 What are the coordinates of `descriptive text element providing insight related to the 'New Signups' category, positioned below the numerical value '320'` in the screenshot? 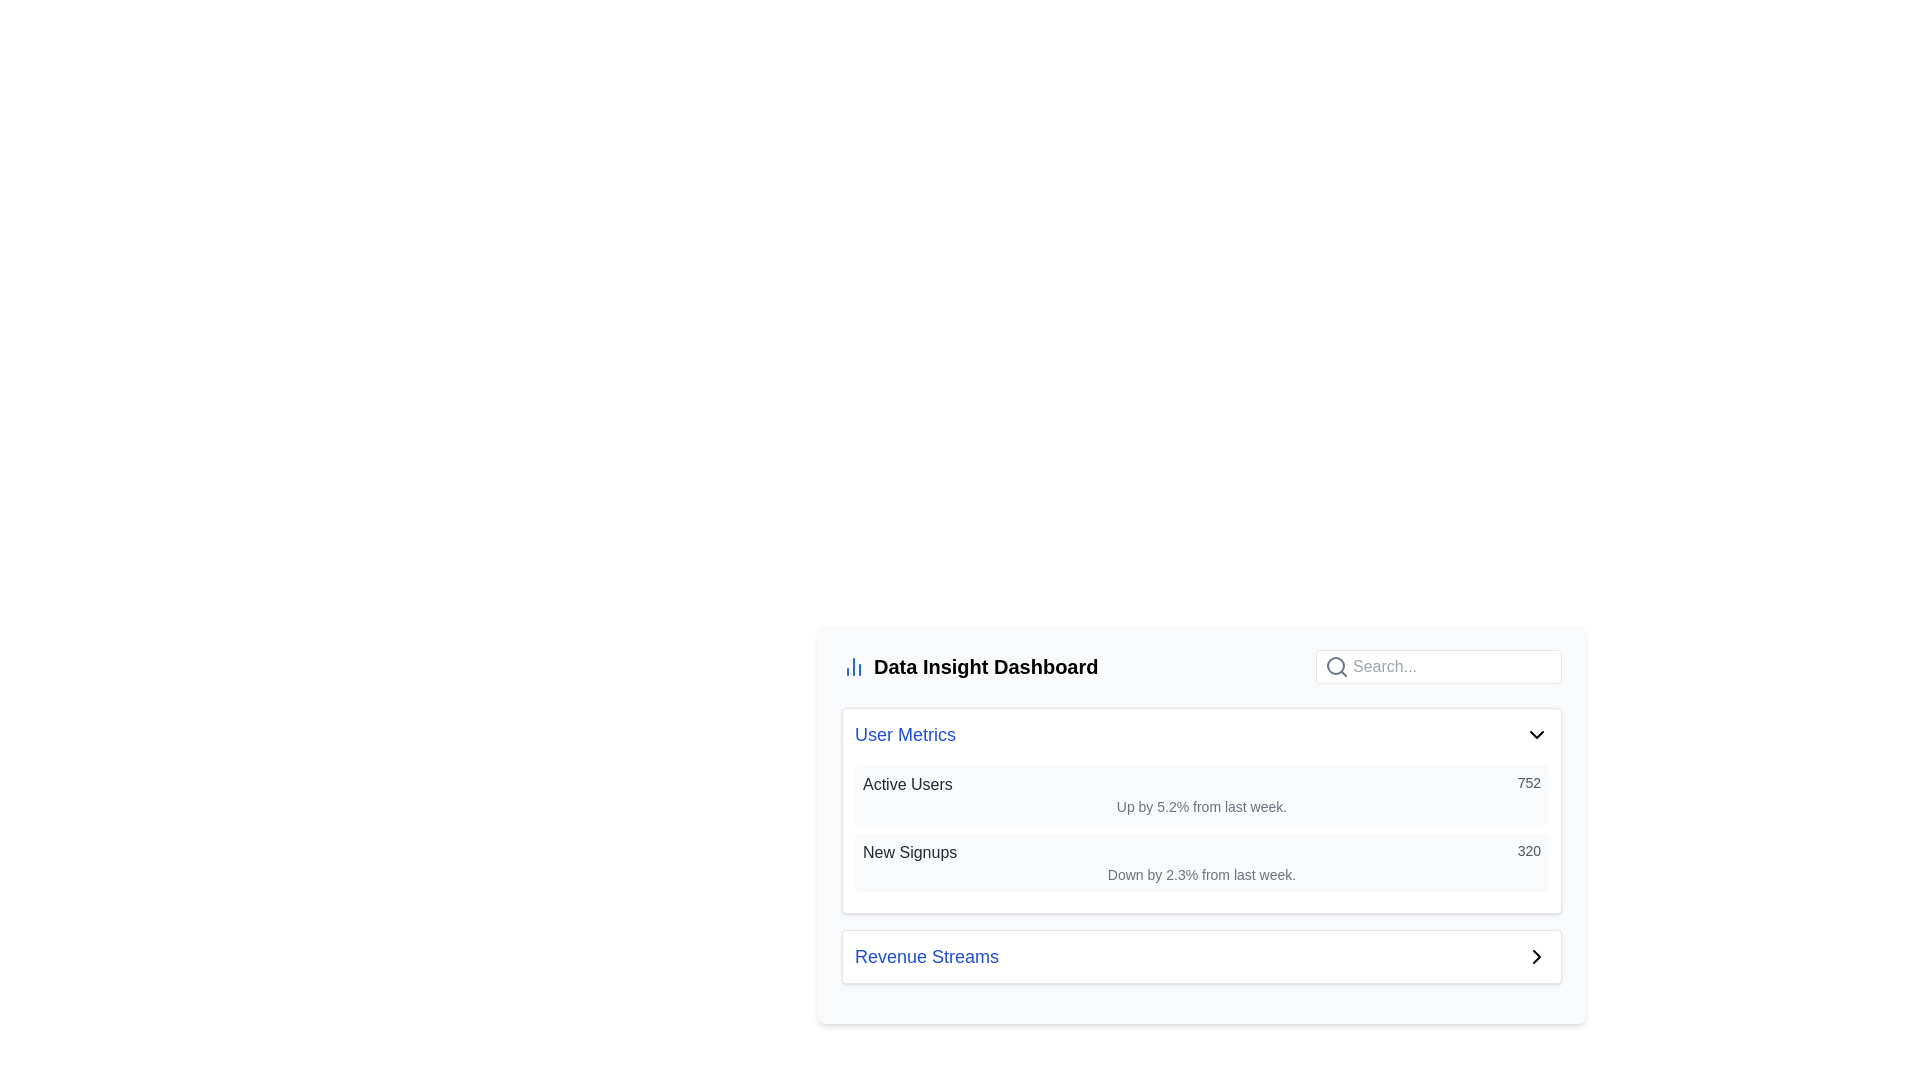 It's located at (1200, 874).